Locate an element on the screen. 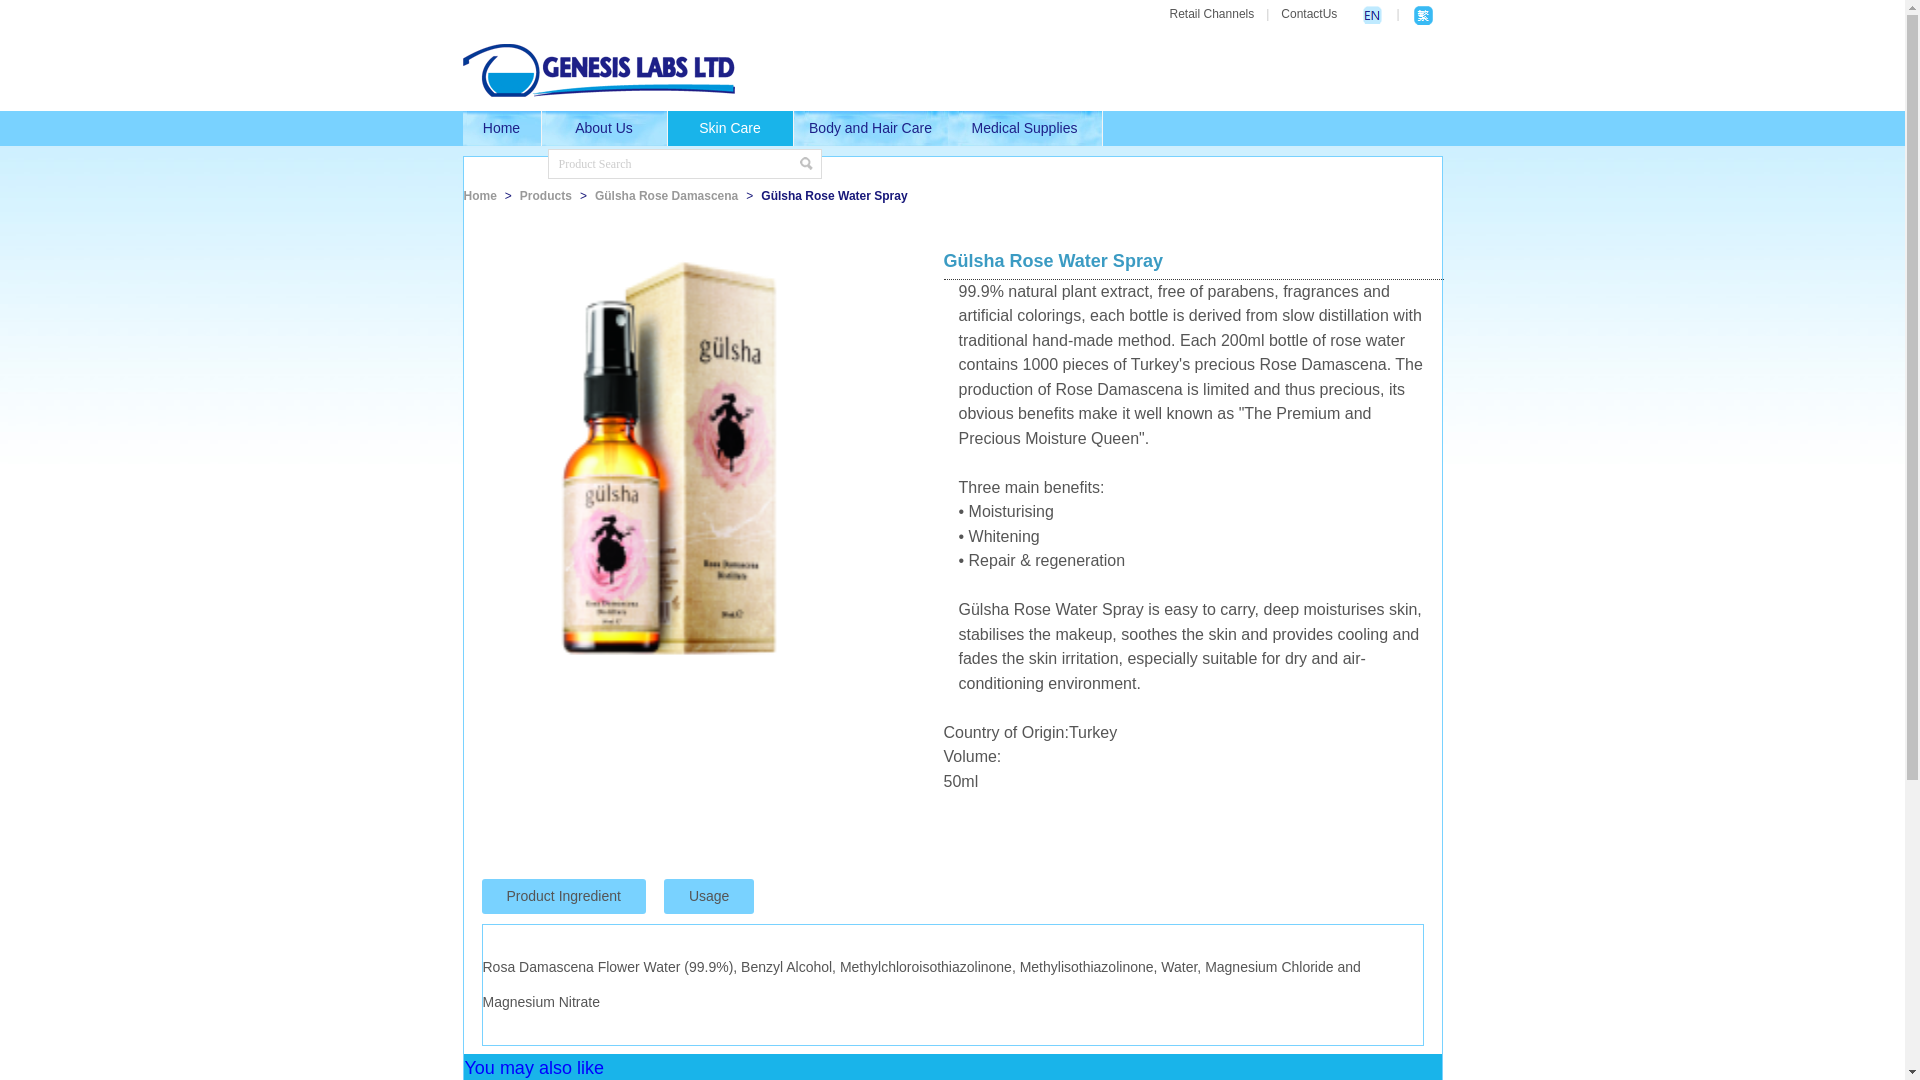  'Usage' is located at coordinates (709, 895).